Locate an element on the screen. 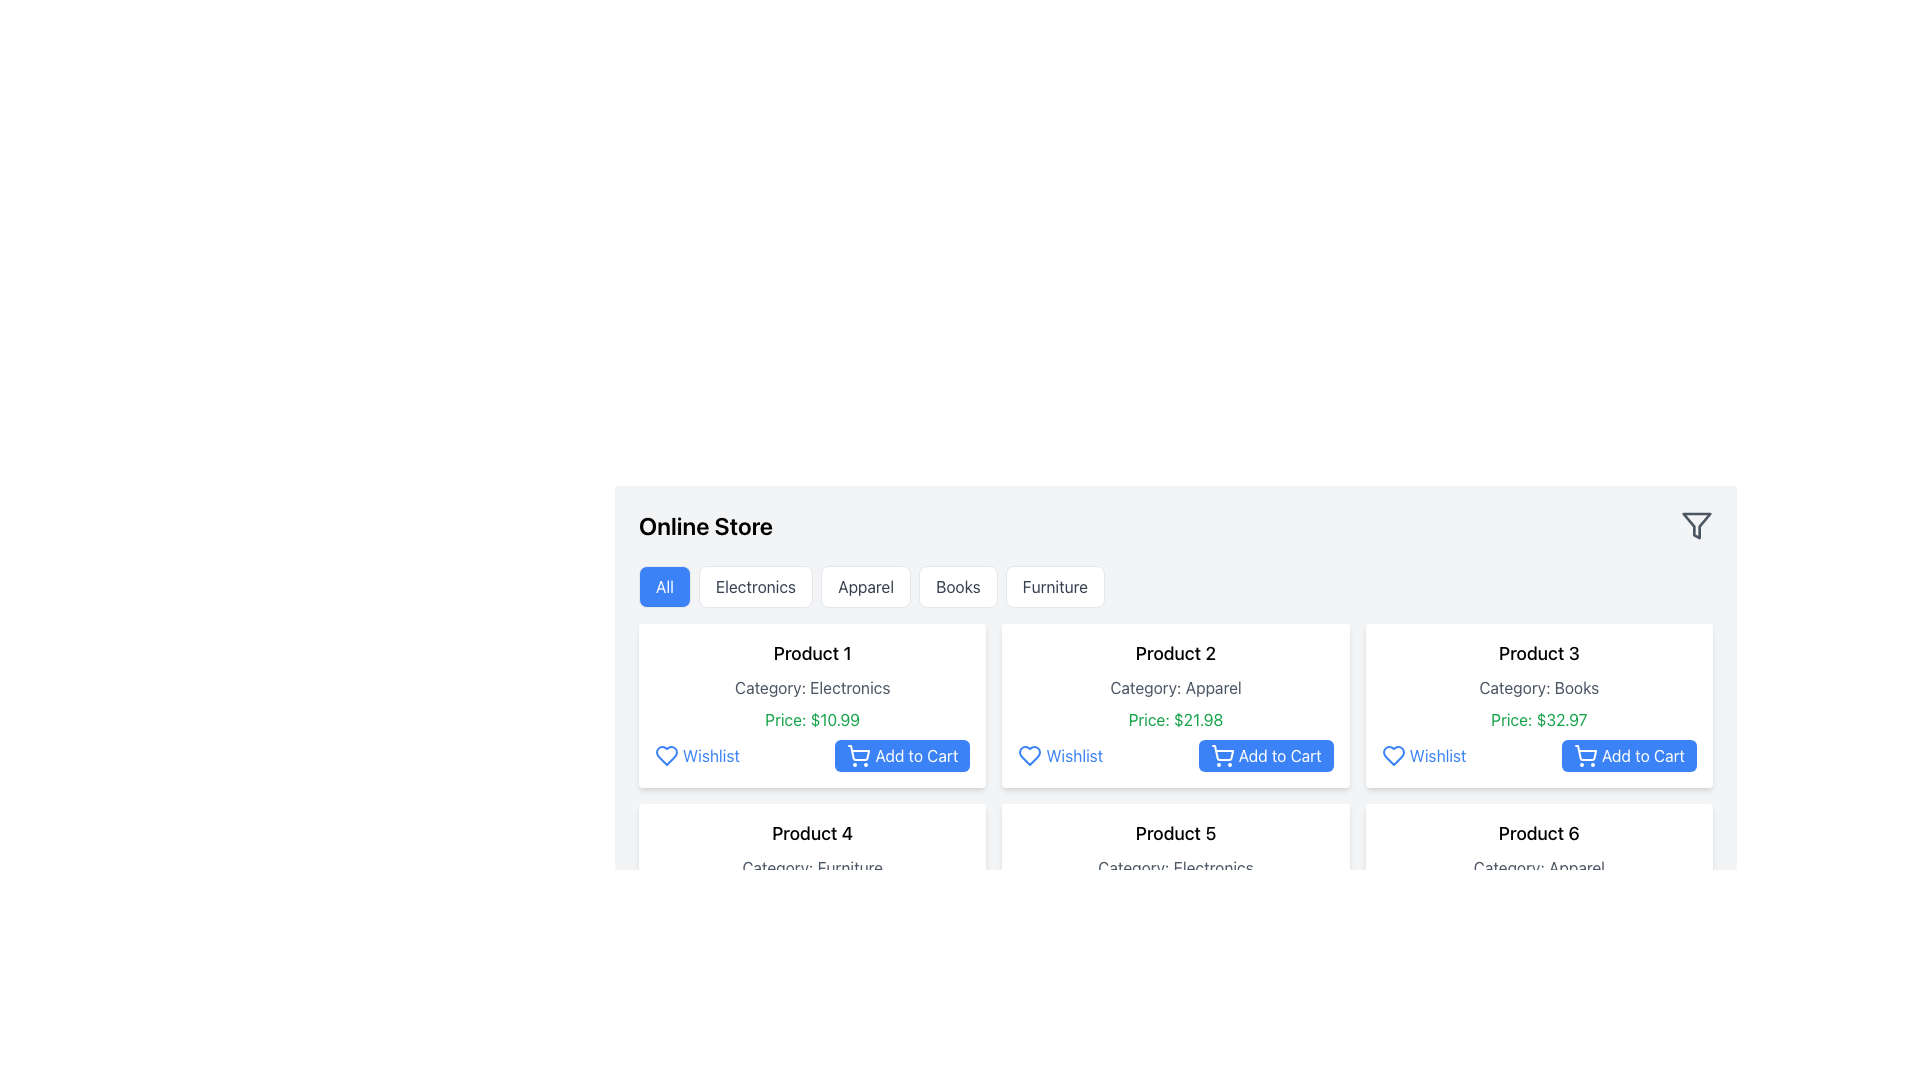  the text label 'Product 3', which is positioned at the top of a product card in the third column of a grid layout is located at coordinates (1538, 654).